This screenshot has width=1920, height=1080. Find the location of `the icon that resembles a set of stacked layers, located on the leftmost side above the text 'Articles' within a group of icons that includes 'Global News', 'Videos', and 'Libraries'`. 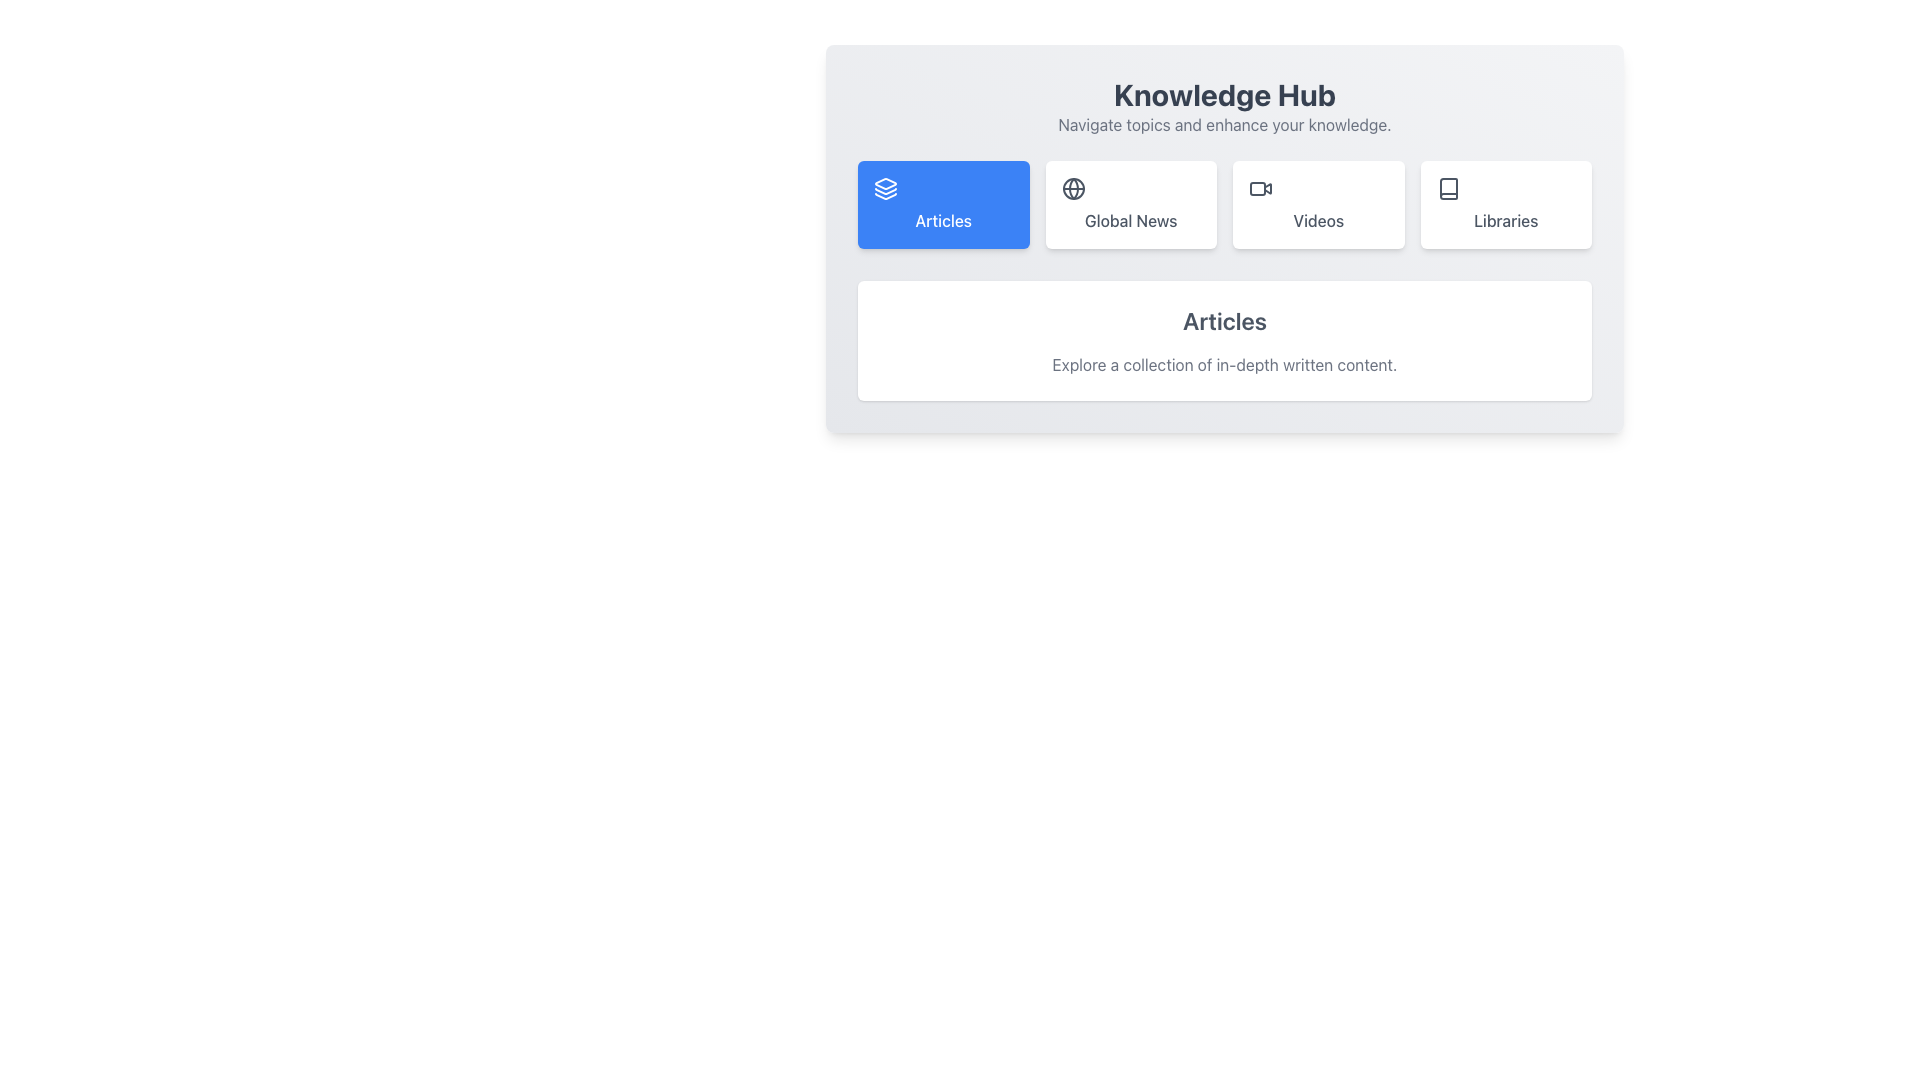

the icon that resembles a set of stacked layers, located on the leftmost side above the text 'Articles' within a group of icons that includes 'Global News', 'Videos', and 'Libraries' is located at coordinates (885, 184).